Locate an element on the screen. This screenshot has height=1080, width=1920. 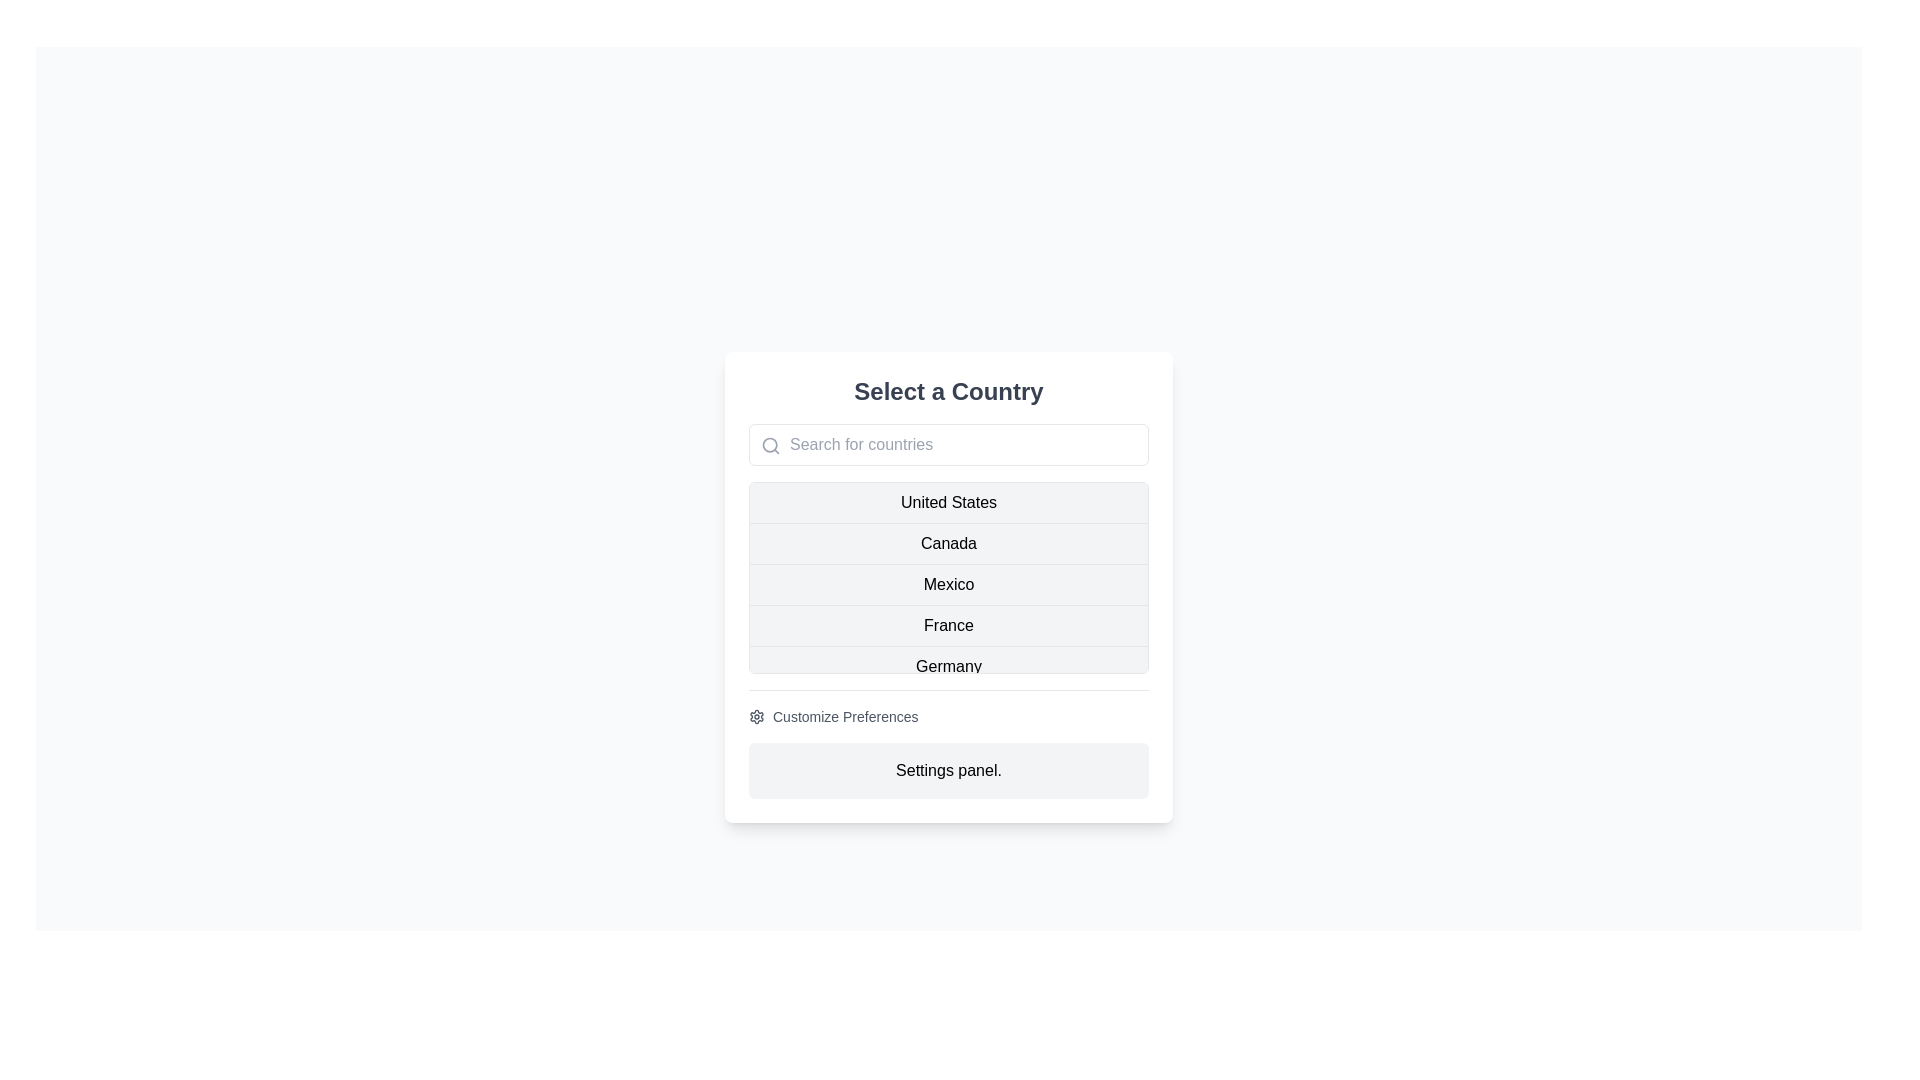
circular shape of the magnifying glass icon located at the top-left corner of the search input box in the 'Select a Country' panel for development purposes is located at coordinates (769, 443).